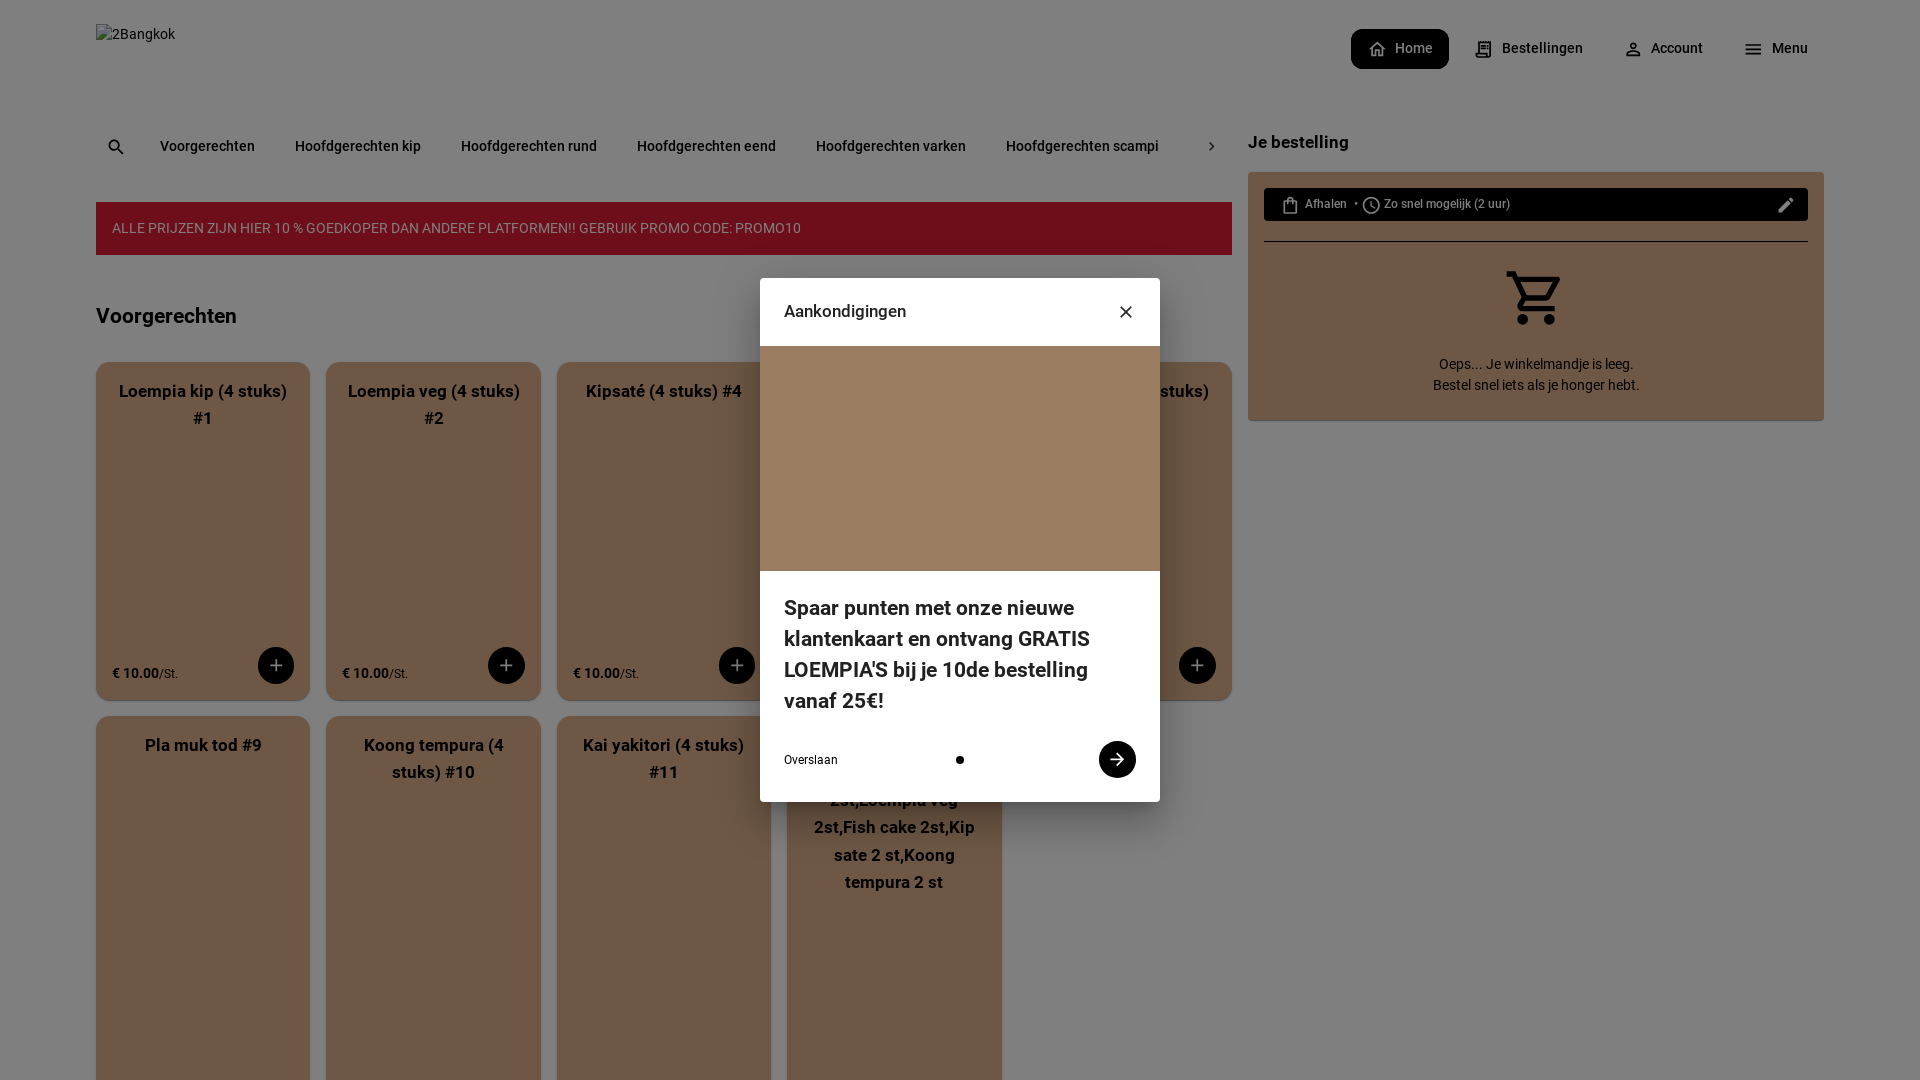  What do you see at coordinates (1081, 146) in the screenshot?
I see `'Hoofdgerechten scampi'` at bounding box center [1081, 146].